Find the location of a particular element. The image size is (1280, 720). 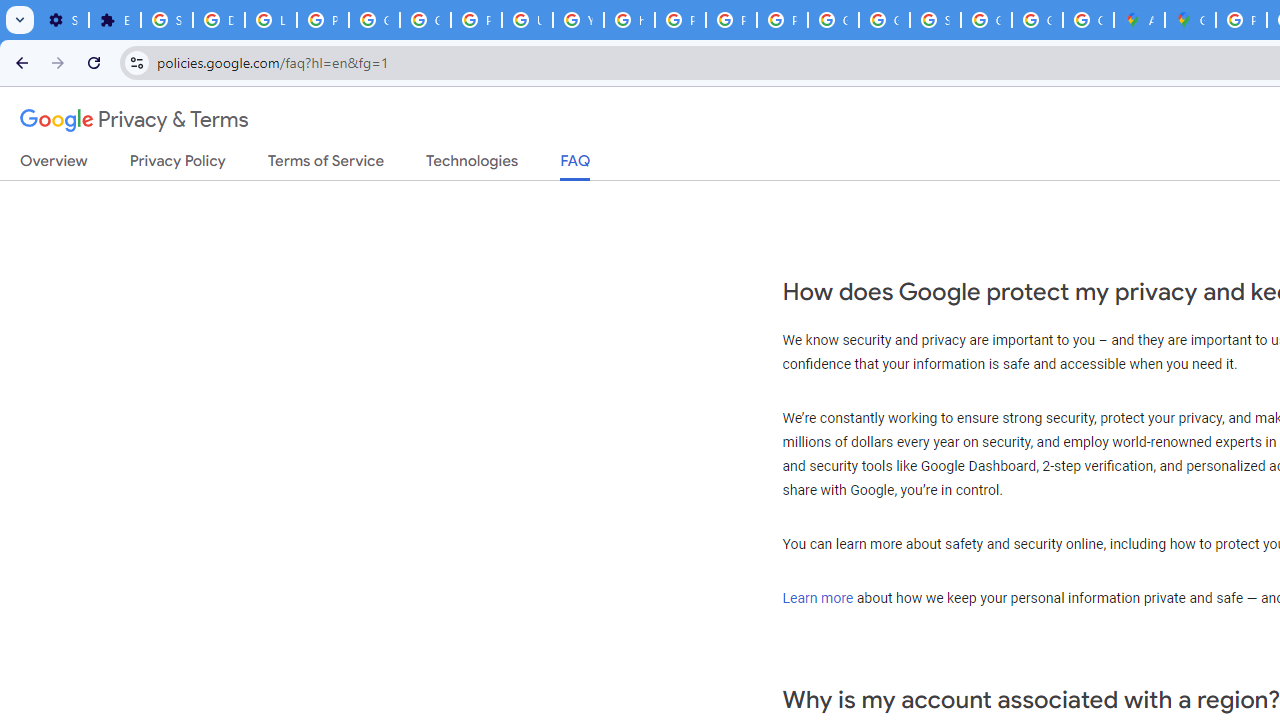

'Create your Google Account' is located at coordinates (1087, 20).